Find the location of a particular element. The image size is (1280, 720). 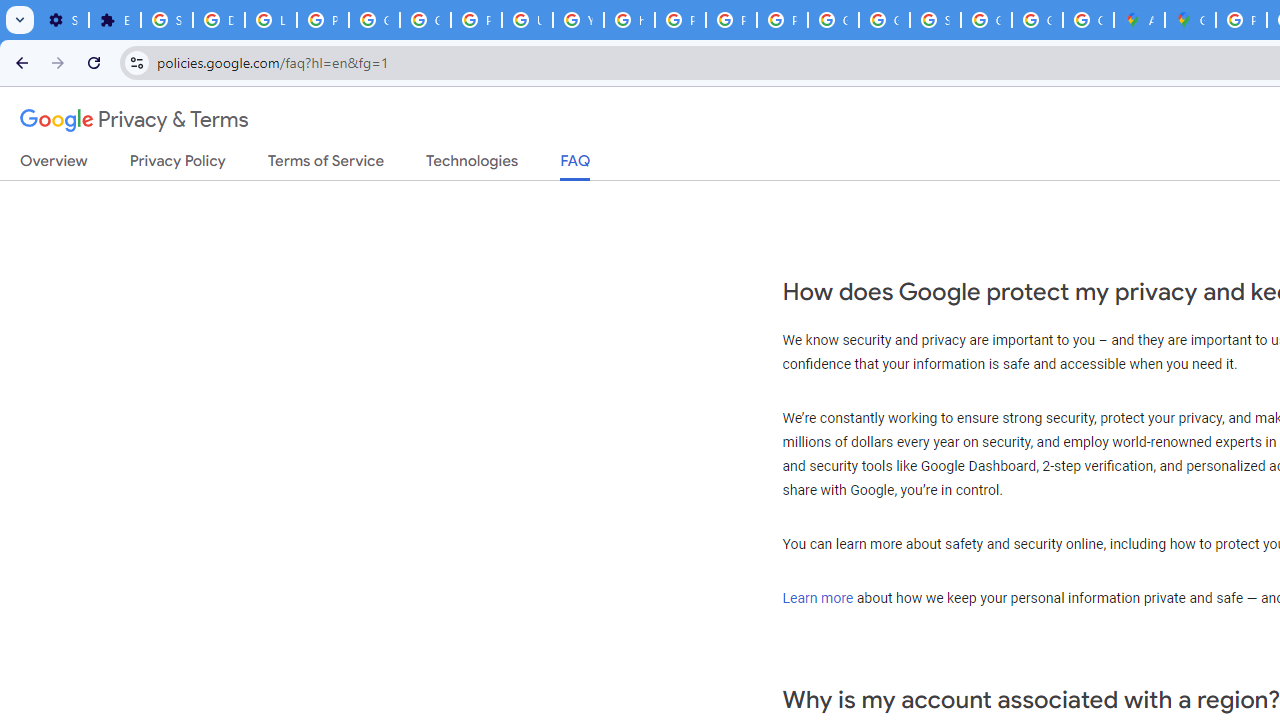

'Create your Google Account' is located at coordinates (1087, 20).